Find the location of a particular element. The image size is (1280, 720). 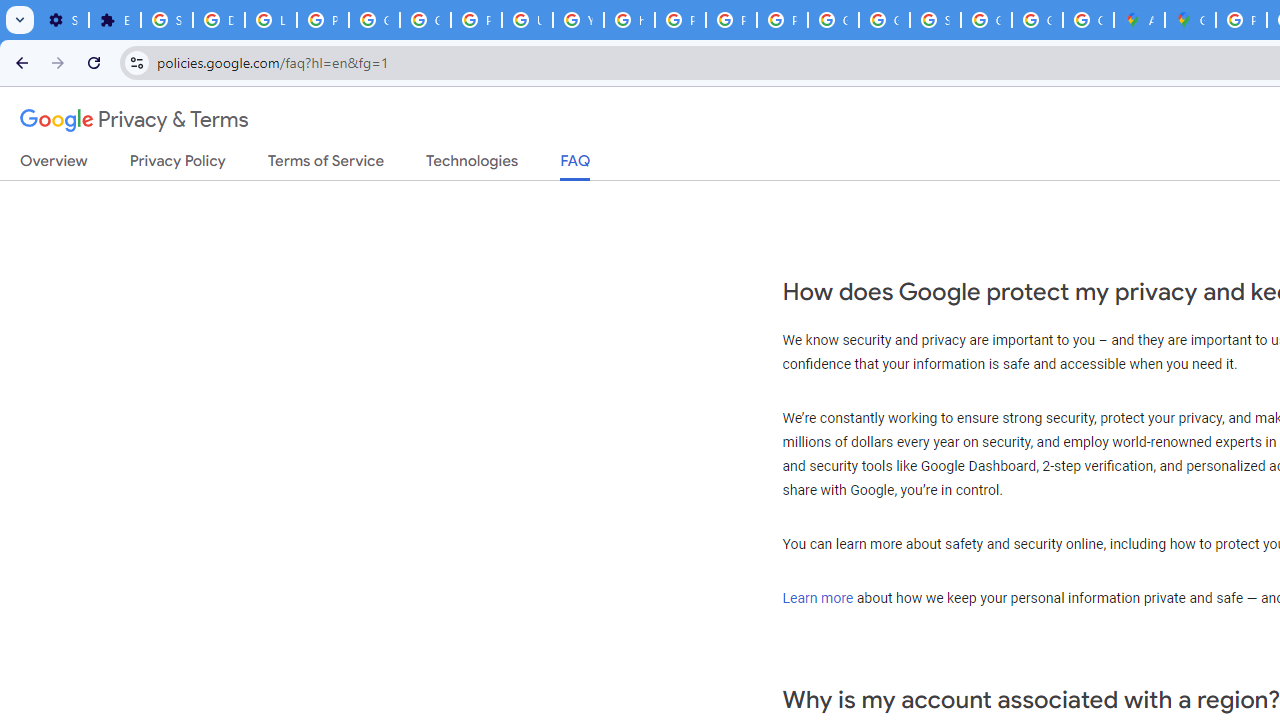

'Create your Google Account' is located at coordinates (1087, 20).